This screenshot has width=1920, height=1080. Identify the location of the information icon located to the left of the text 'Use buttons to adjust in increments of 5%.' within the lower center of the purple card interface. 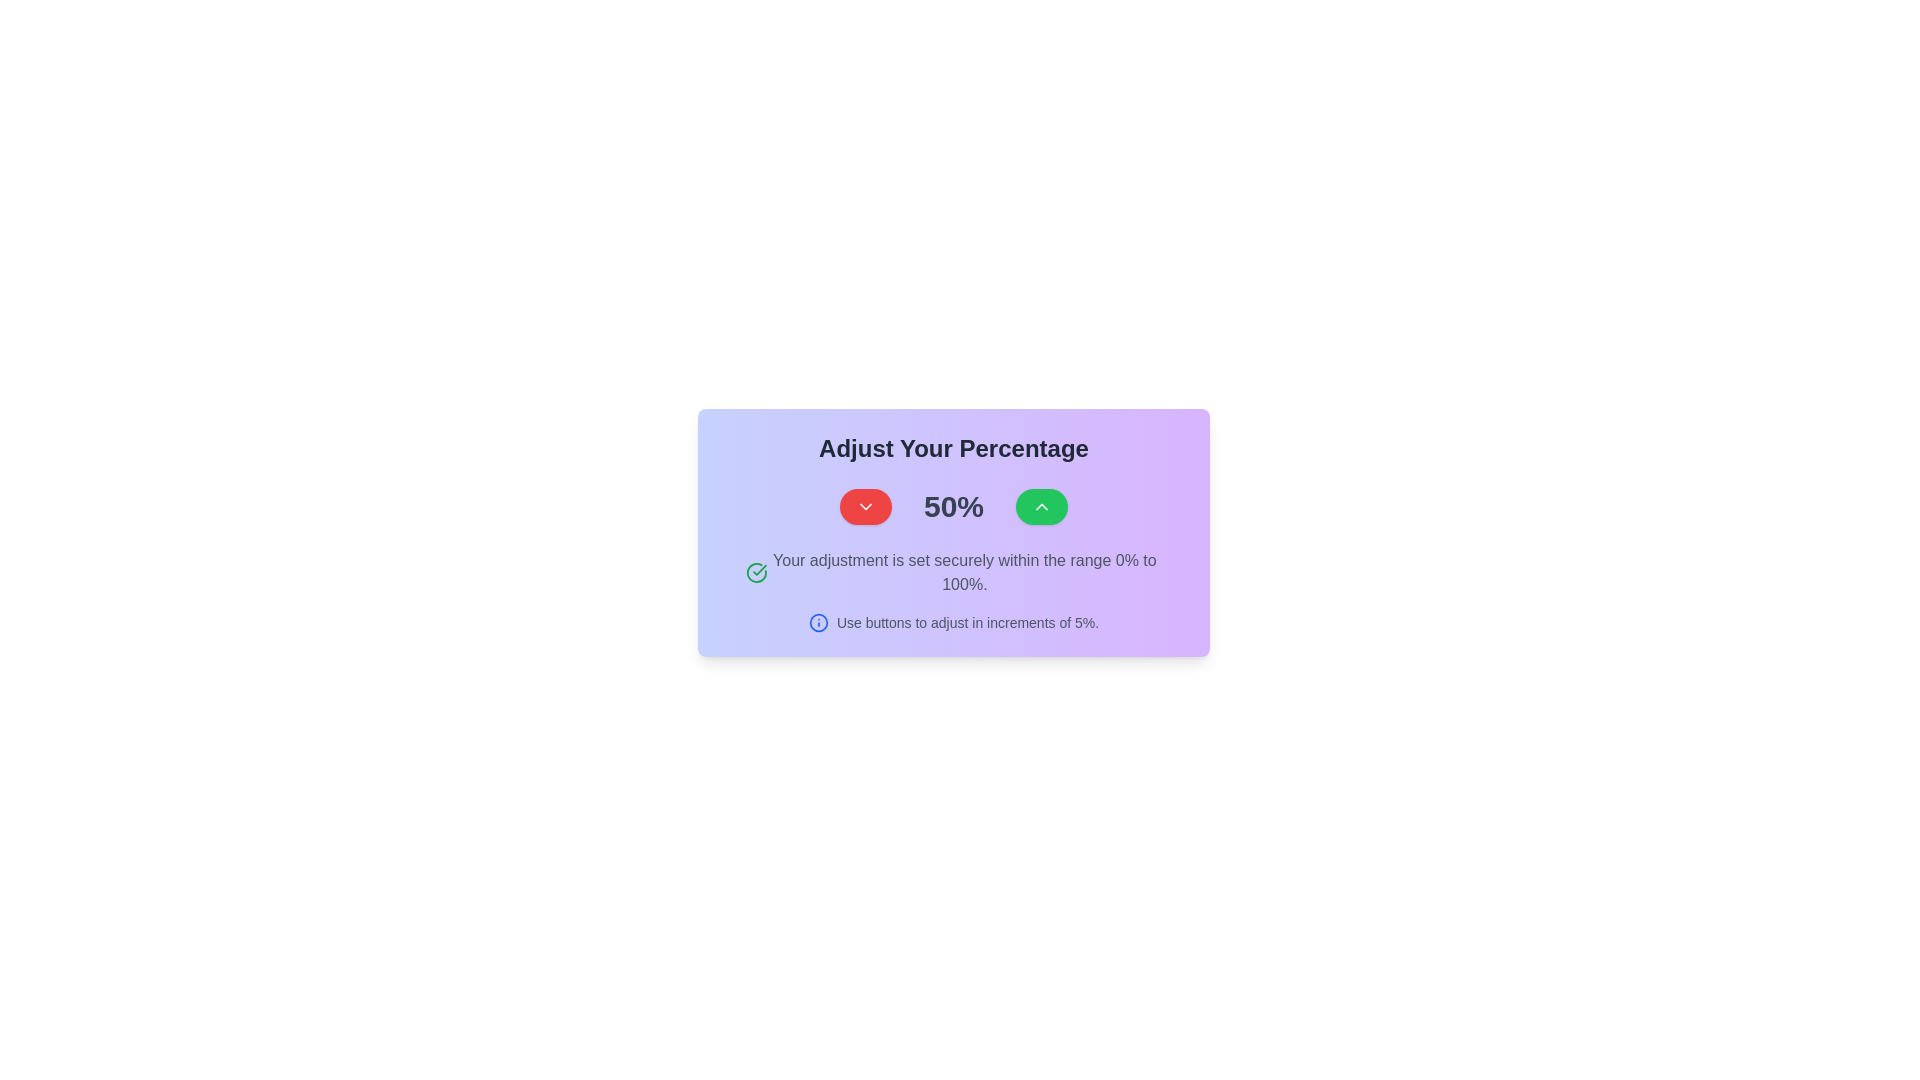
(818, 622).